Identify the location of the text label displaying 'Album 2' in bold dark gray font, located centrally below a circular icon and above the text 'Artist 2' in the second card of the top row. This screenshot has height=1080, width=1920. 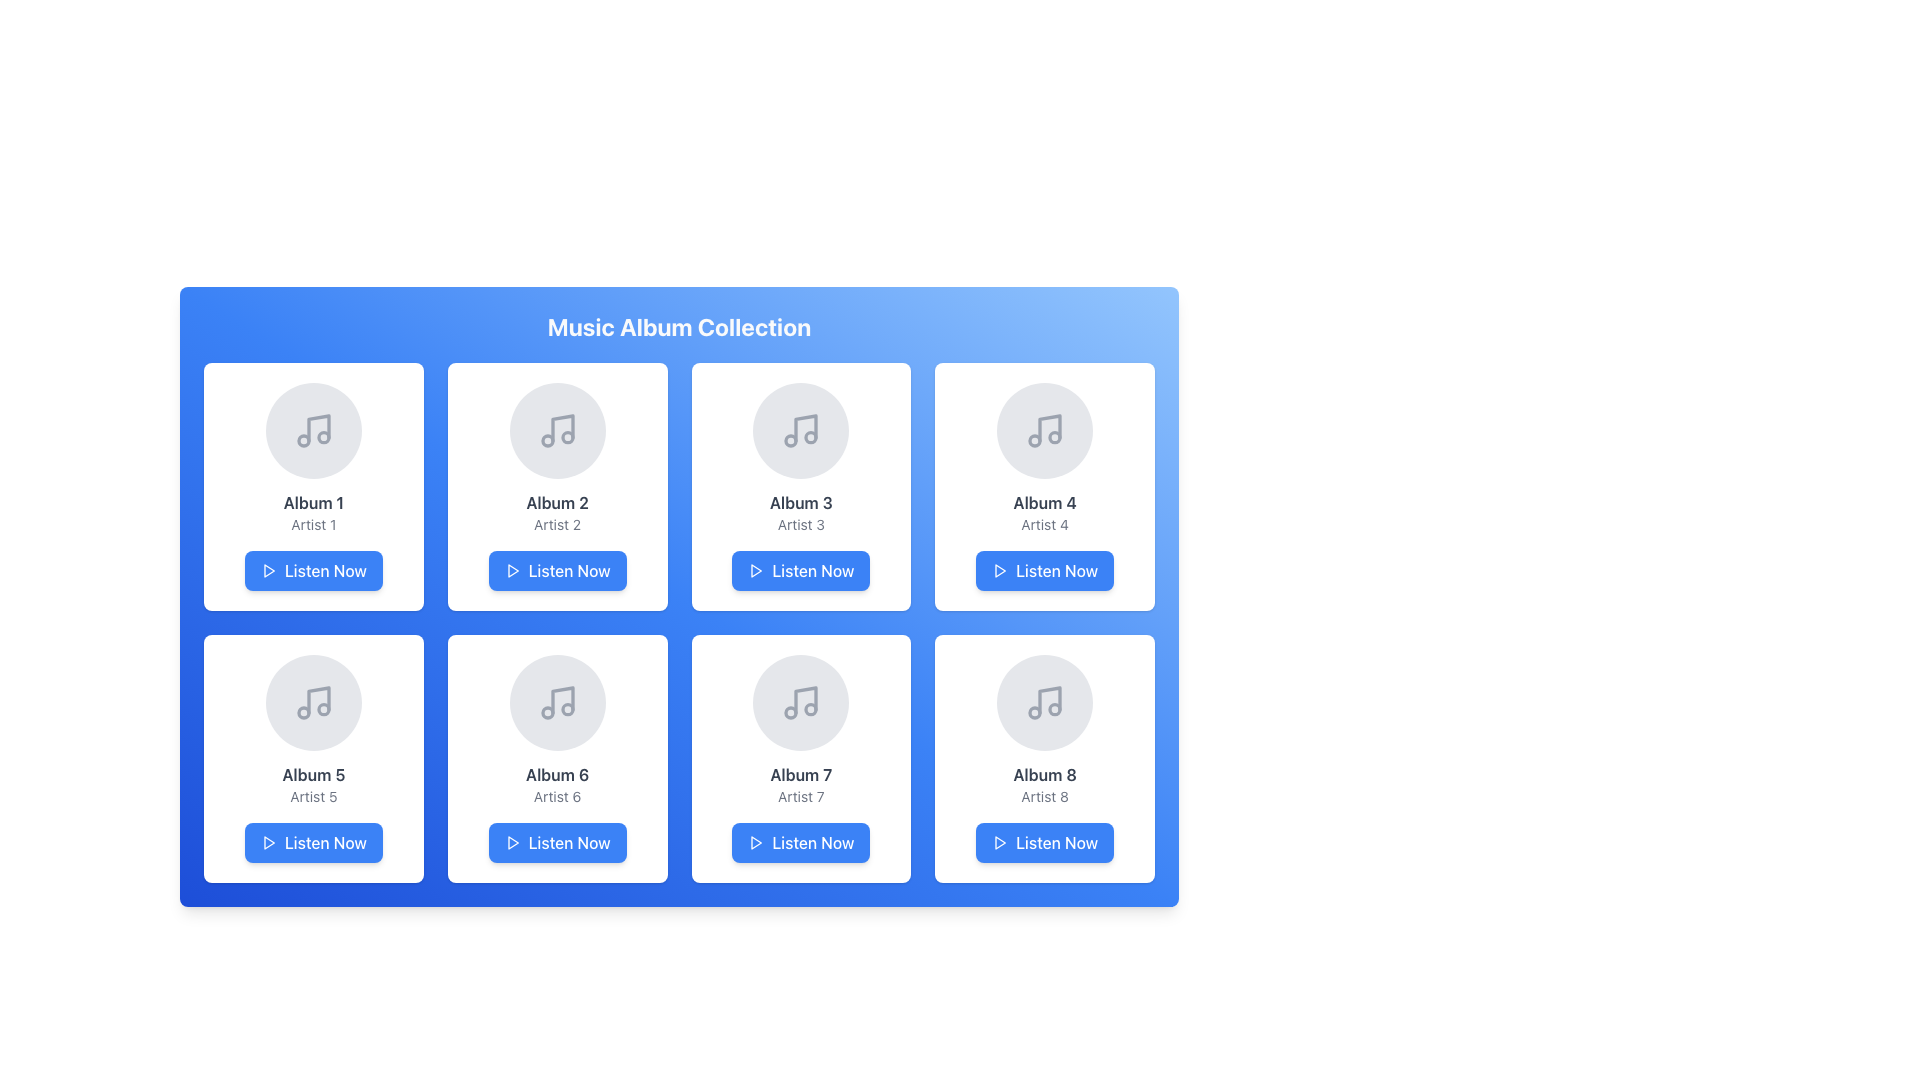
(557, 501).